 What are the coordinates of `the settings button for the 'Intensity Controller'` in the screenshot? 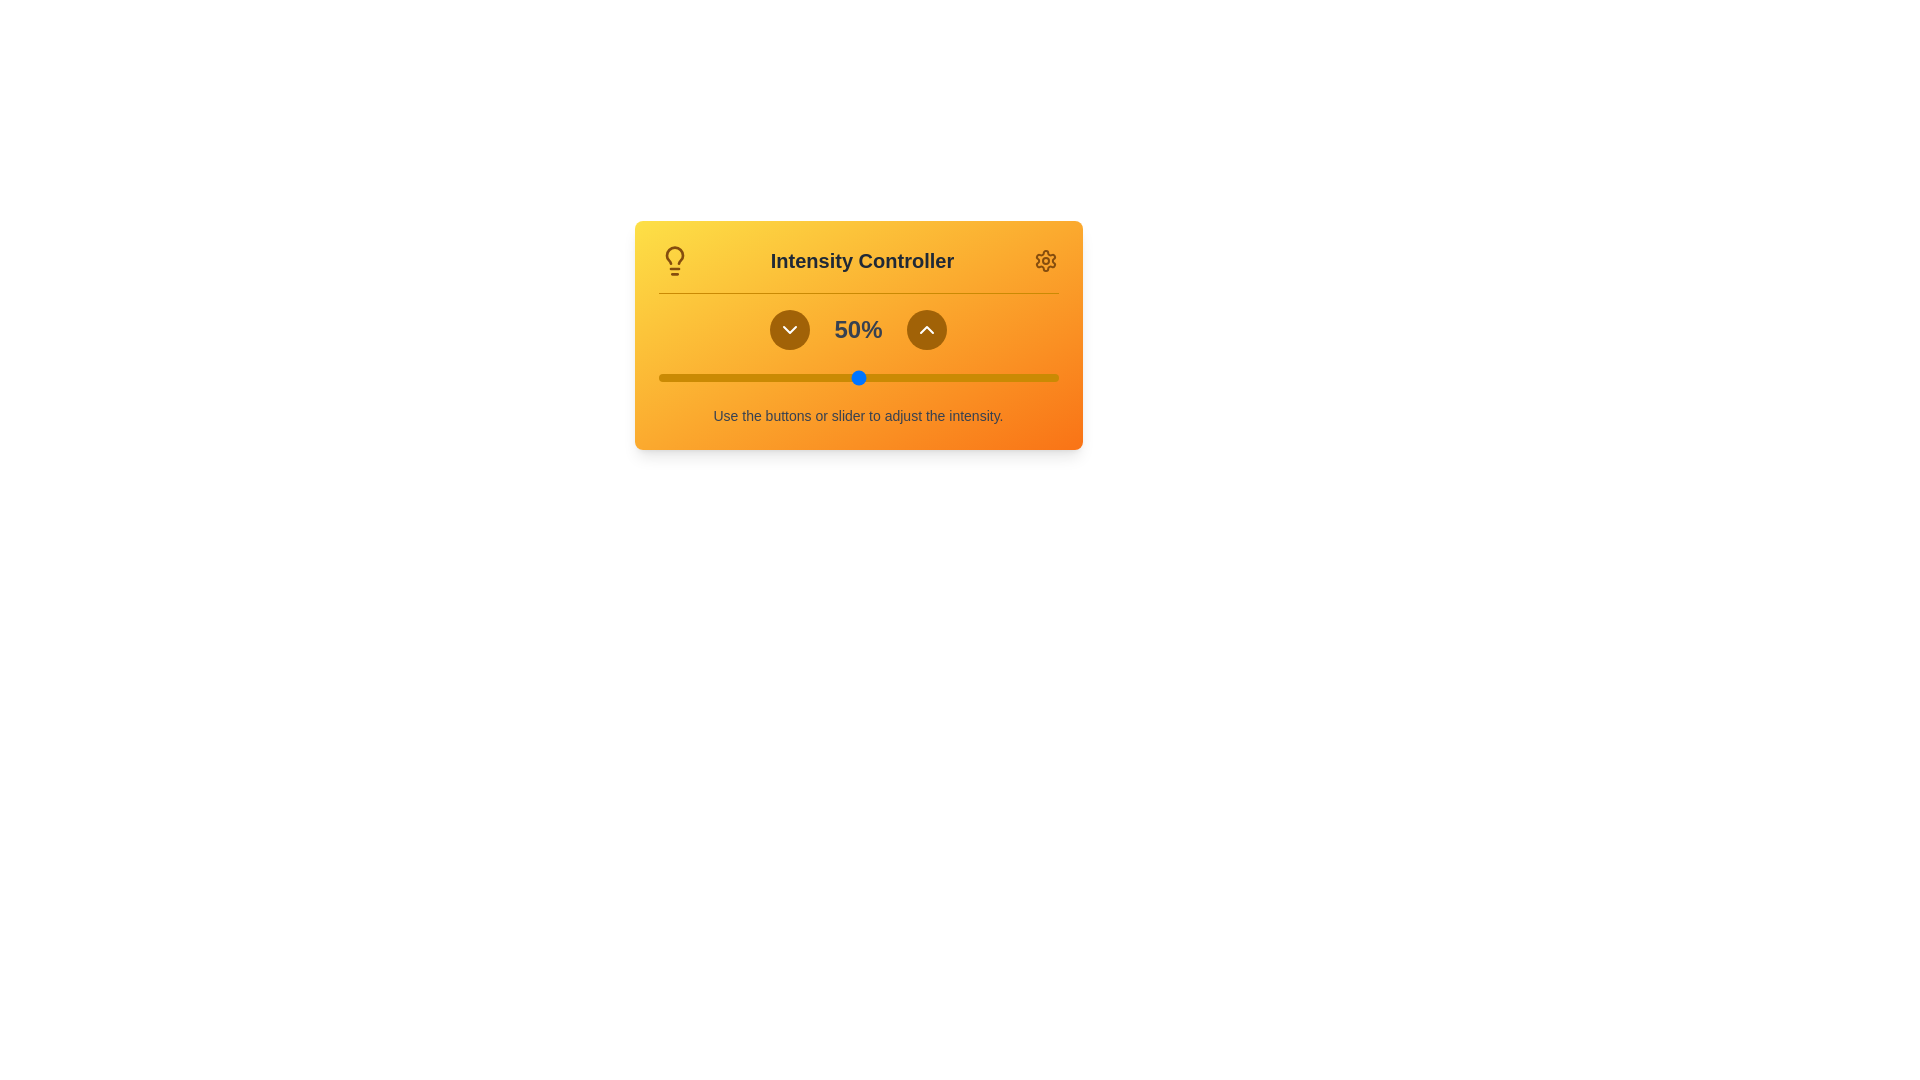 It's located at (1045, 260).